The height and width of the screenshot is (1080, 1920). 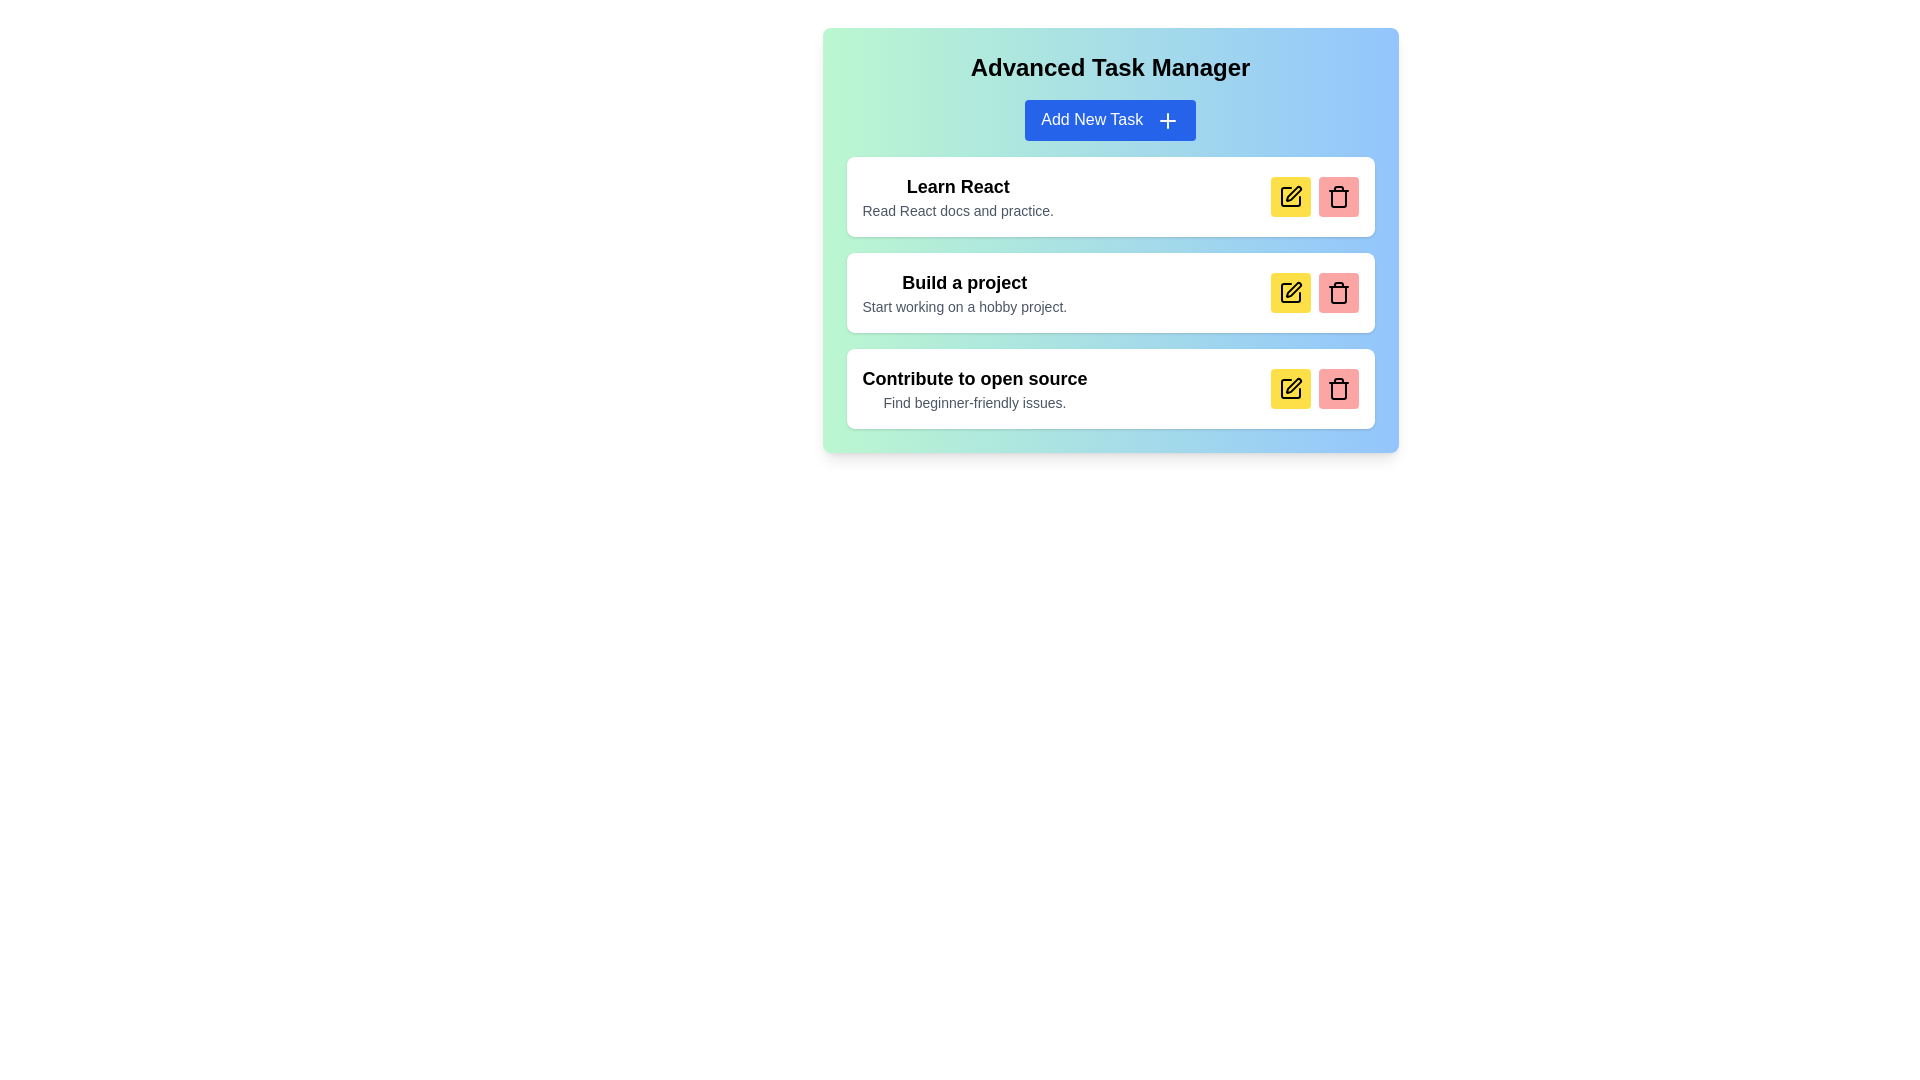 I want to click on edit button for the task titled Build a project, so click(x=1290, y=292).